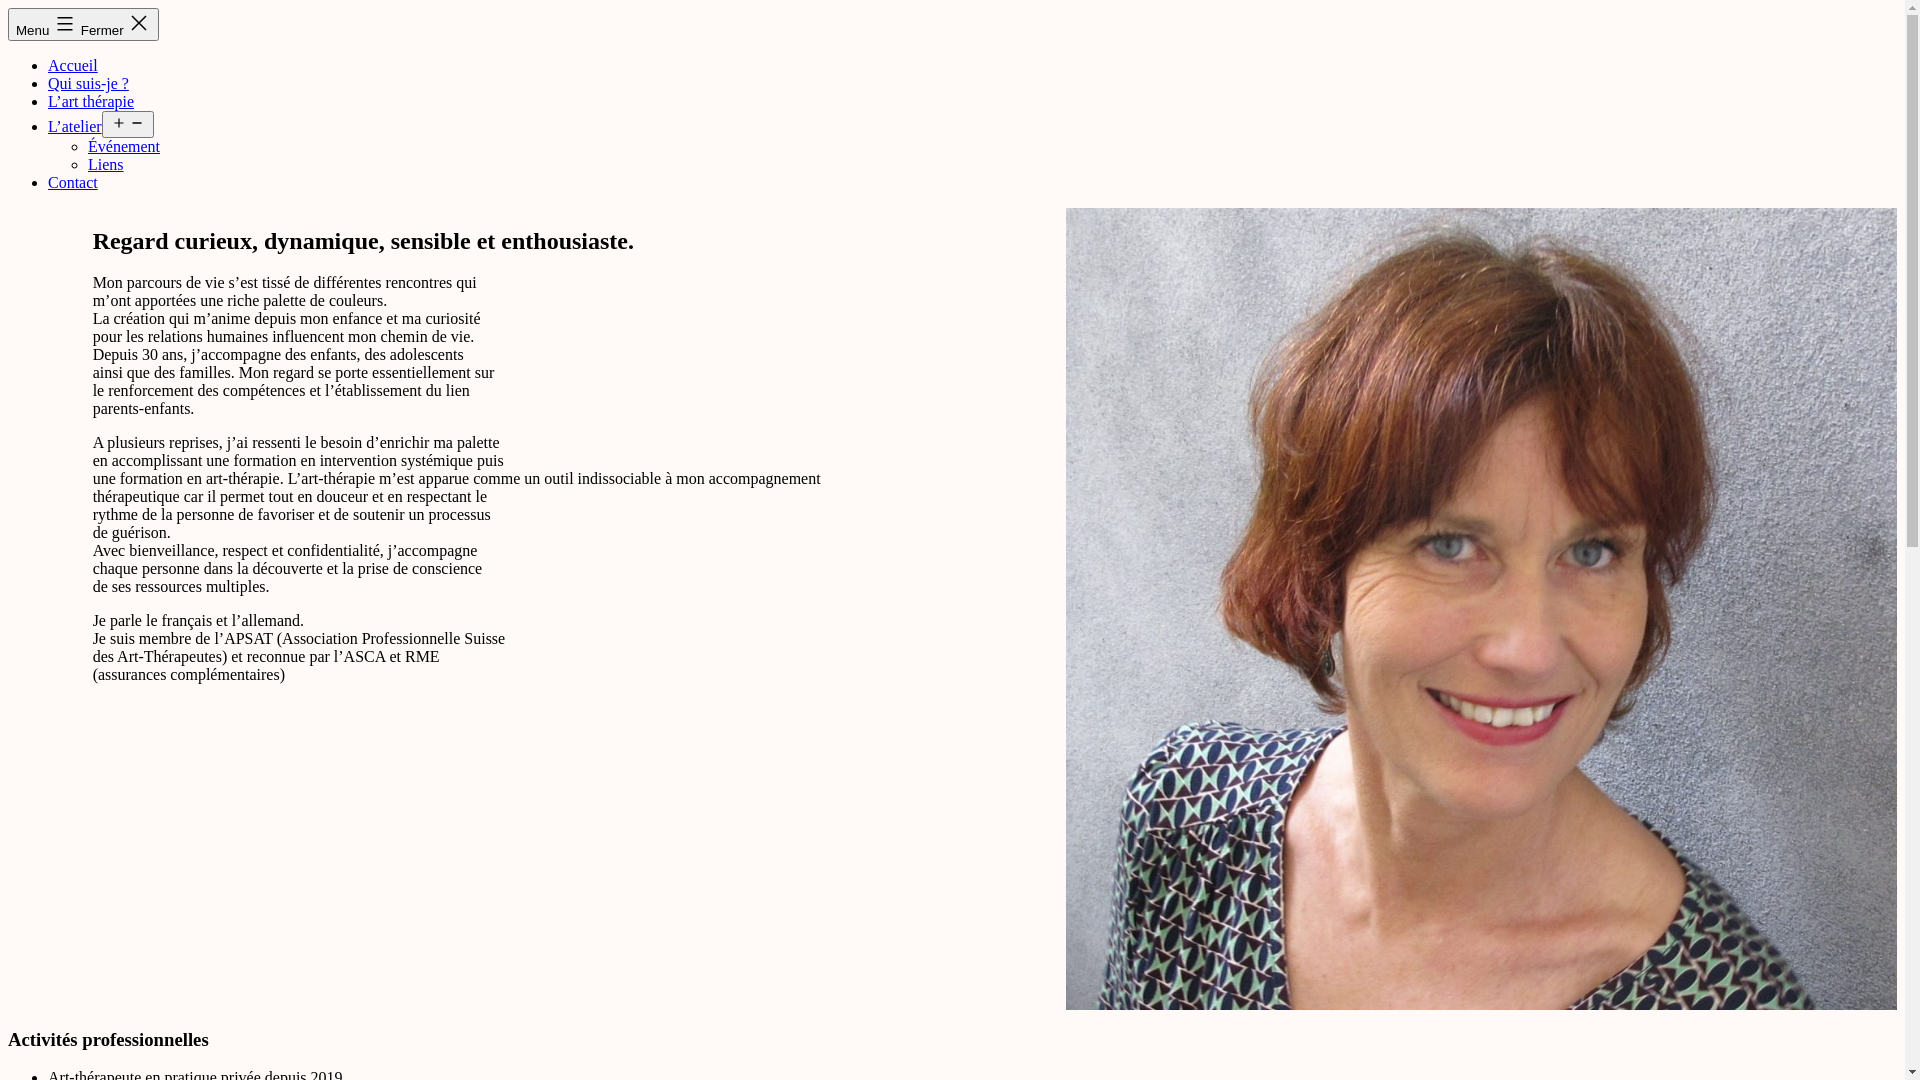 The height and width of the screenshot is (1080, 1920). What do you see at coordinates (100, 124) in the screenshot?
I see `'Ouvrir le menu'` at bounding box center [100, 124].